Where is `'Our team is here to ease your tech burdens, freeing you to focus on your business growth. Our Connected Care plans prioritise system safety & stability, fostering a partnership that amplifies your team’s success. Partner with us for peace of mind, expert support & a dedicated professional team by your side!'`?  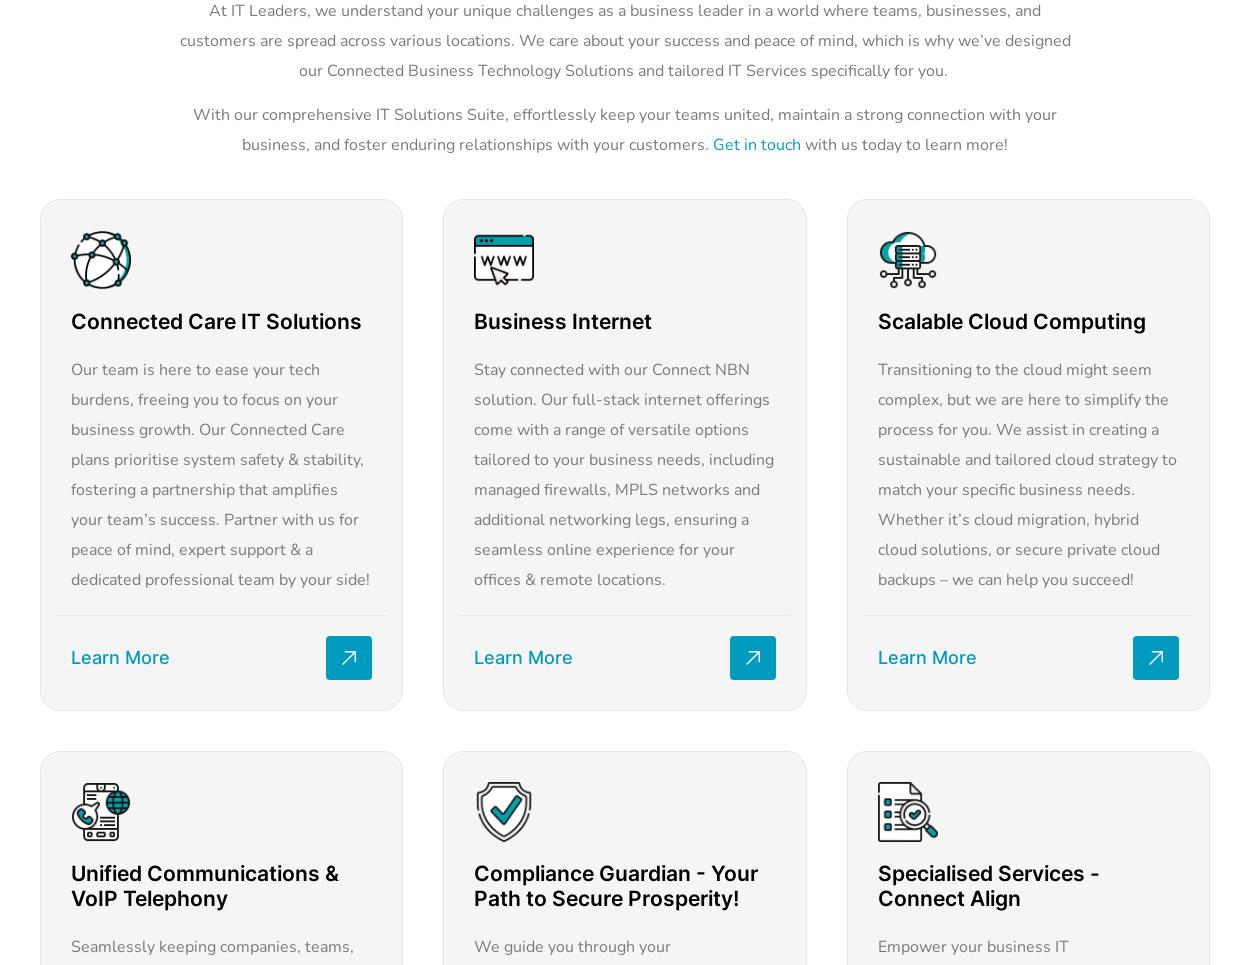 'Our team is here to ease your tech burdens, freeing you to focus on your business growth. Our Connected Care plans prioritise system safety & stability, fostering a partnership that amplifies your team’s success. Partner with us for peace of mind, expert support & a dedicated professional team by your side!' is located at coordinates (219, 473).